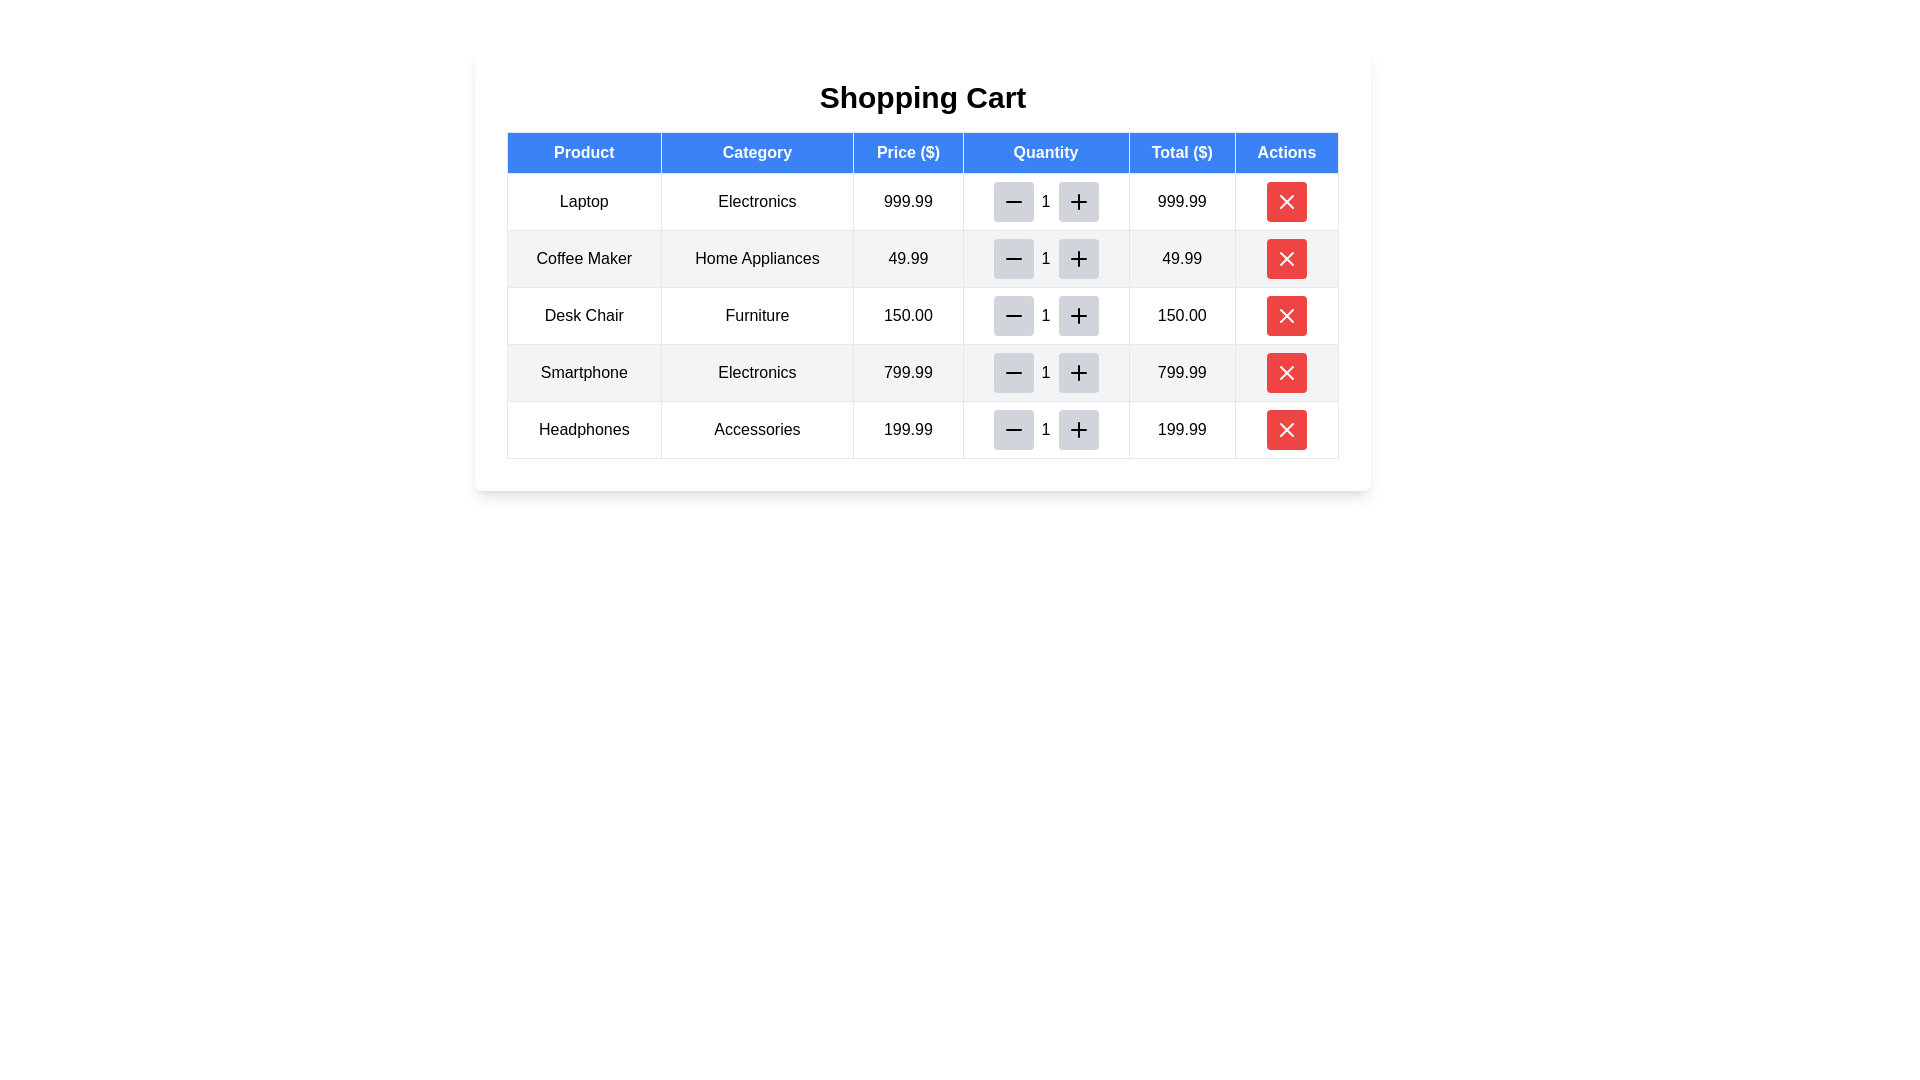 The height and width of the screenshot is (1080, 1920). I want to click on the static text display element showing the number '1', which is located centrally between the minus and plus buttons in the 'Quantity' column of the product row, so click(1045, 428).